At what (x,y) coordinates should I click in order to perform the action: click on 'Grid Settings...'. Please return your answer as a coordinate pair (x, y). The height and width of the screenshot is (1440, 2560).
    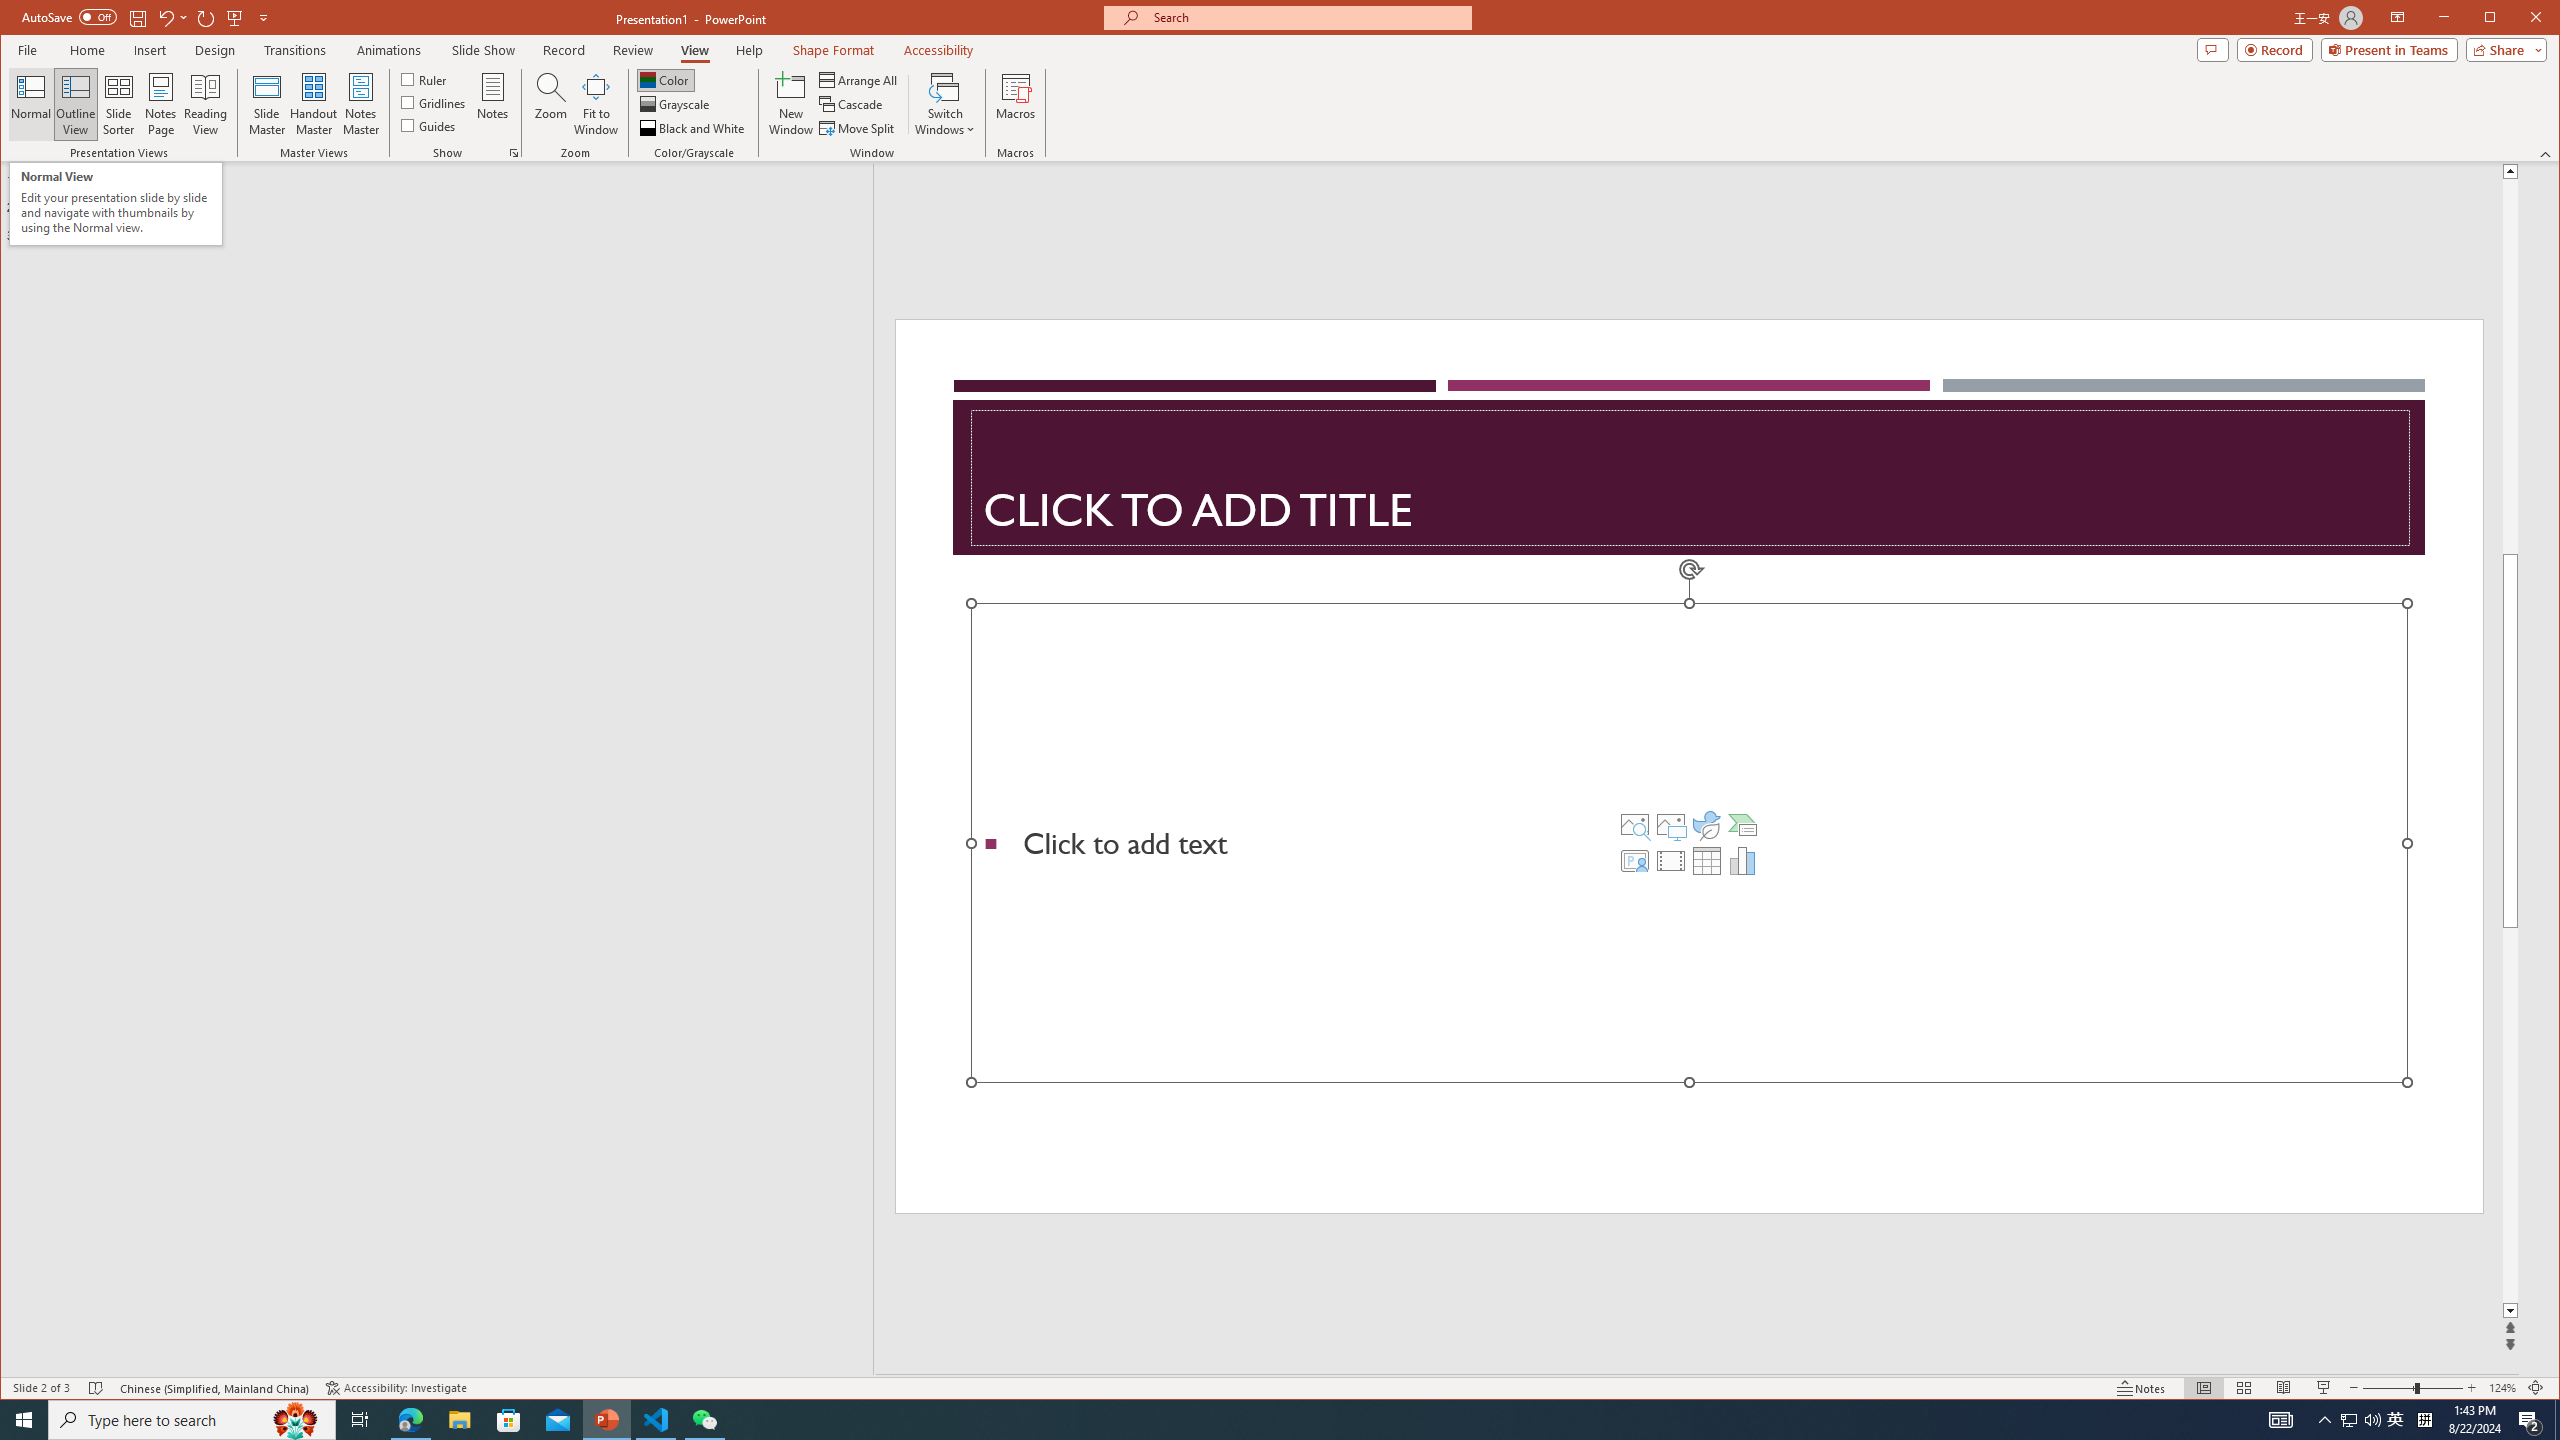
    Looking at the image, I should click on (513, 153).